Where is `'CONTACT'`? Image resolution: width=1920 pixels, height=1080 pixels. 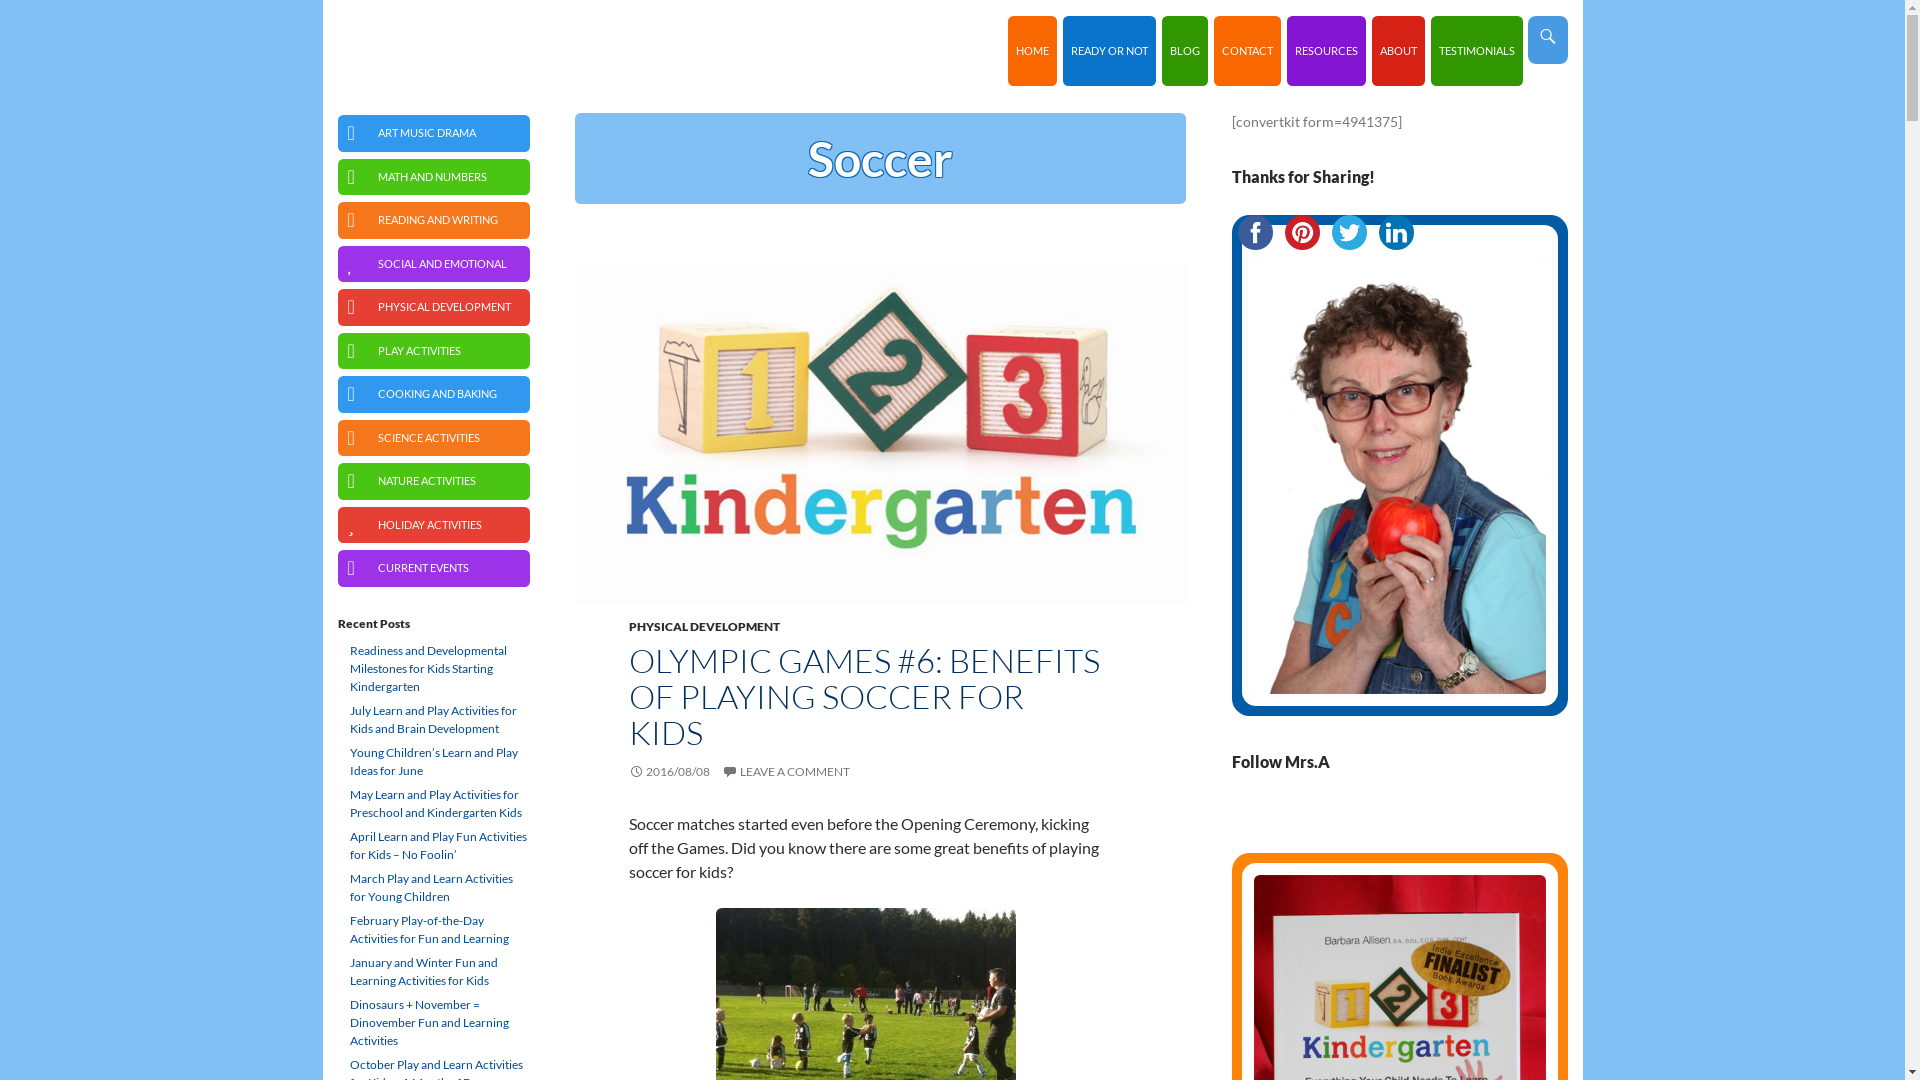
'CONTACT' is located at coordinates (1246, 49).